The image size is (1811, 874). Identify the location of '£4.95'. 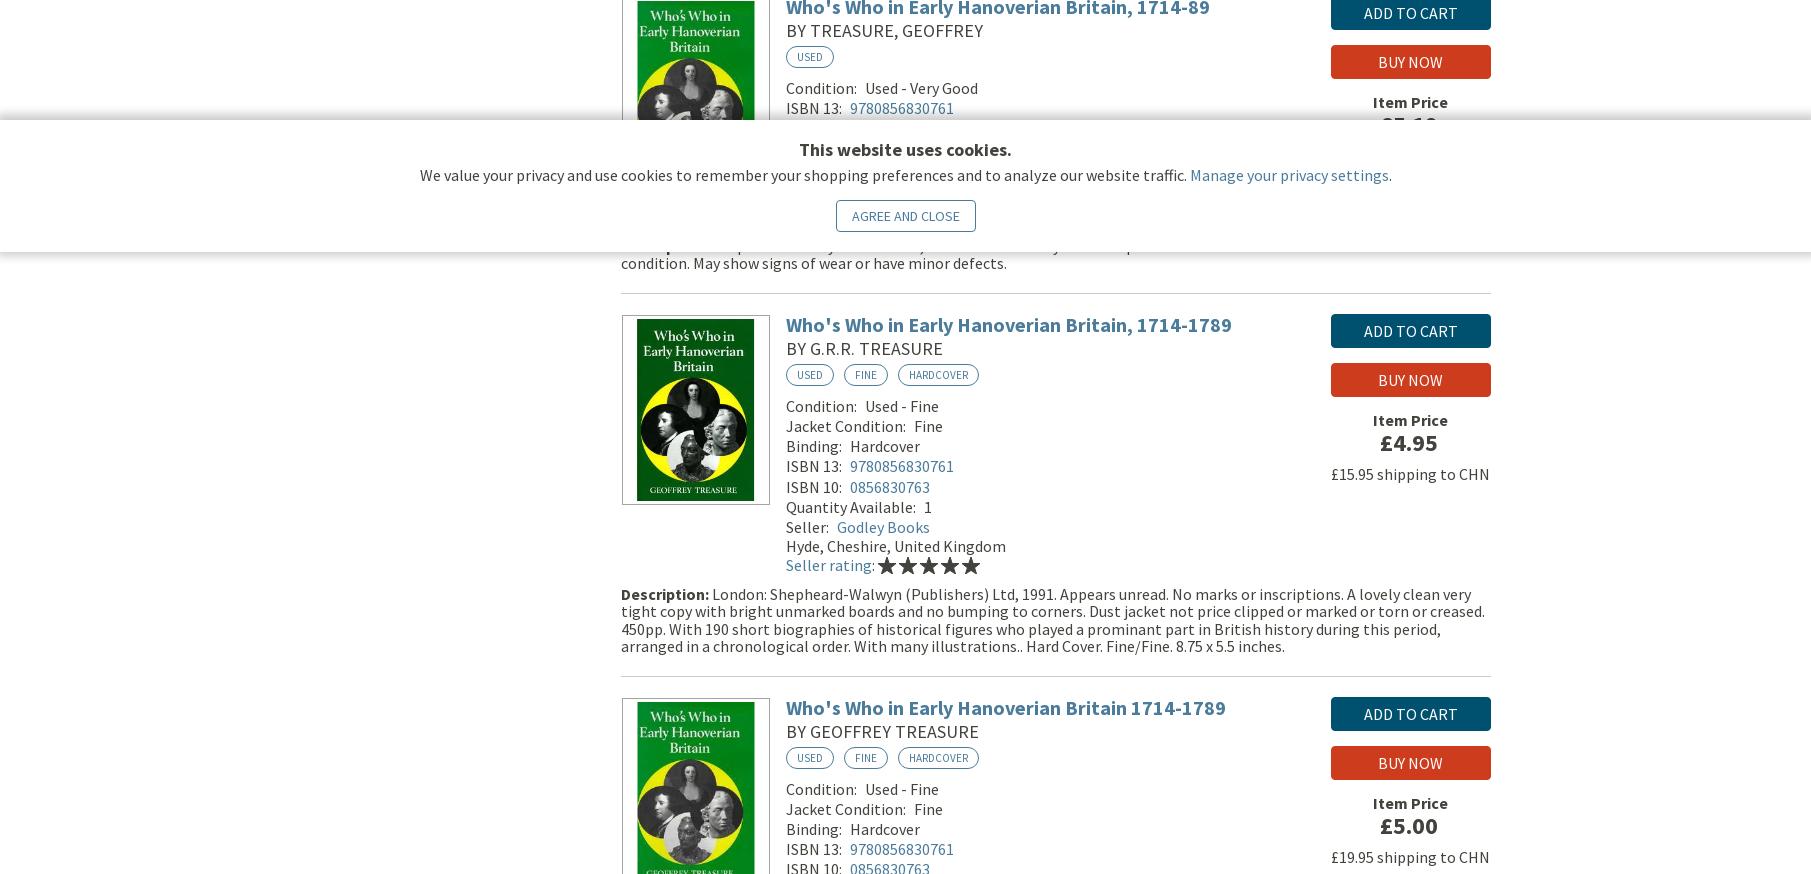
(1407, 444).